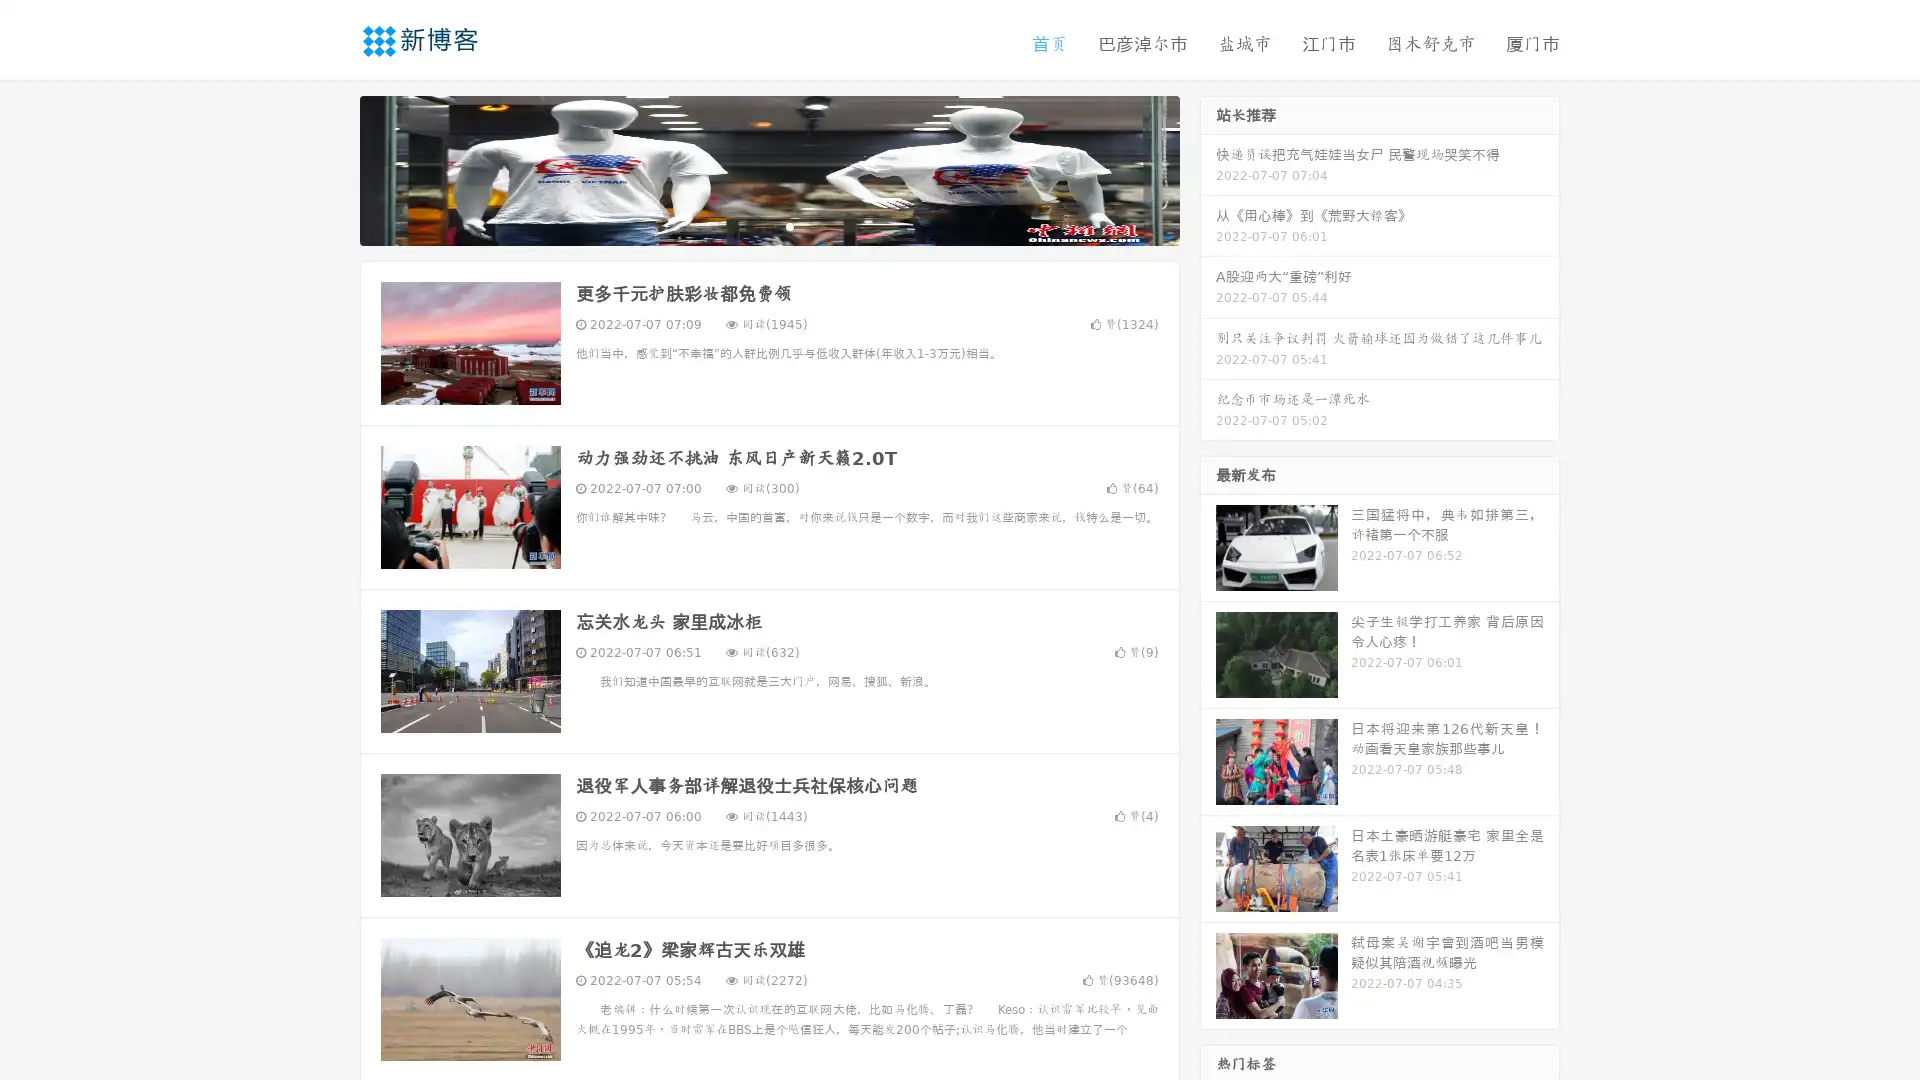 The width and height of the screenshot is (1920, 1080). Describe the element at coordinates (330, 168) in the screenshot. I see `Previous slide` at that location.